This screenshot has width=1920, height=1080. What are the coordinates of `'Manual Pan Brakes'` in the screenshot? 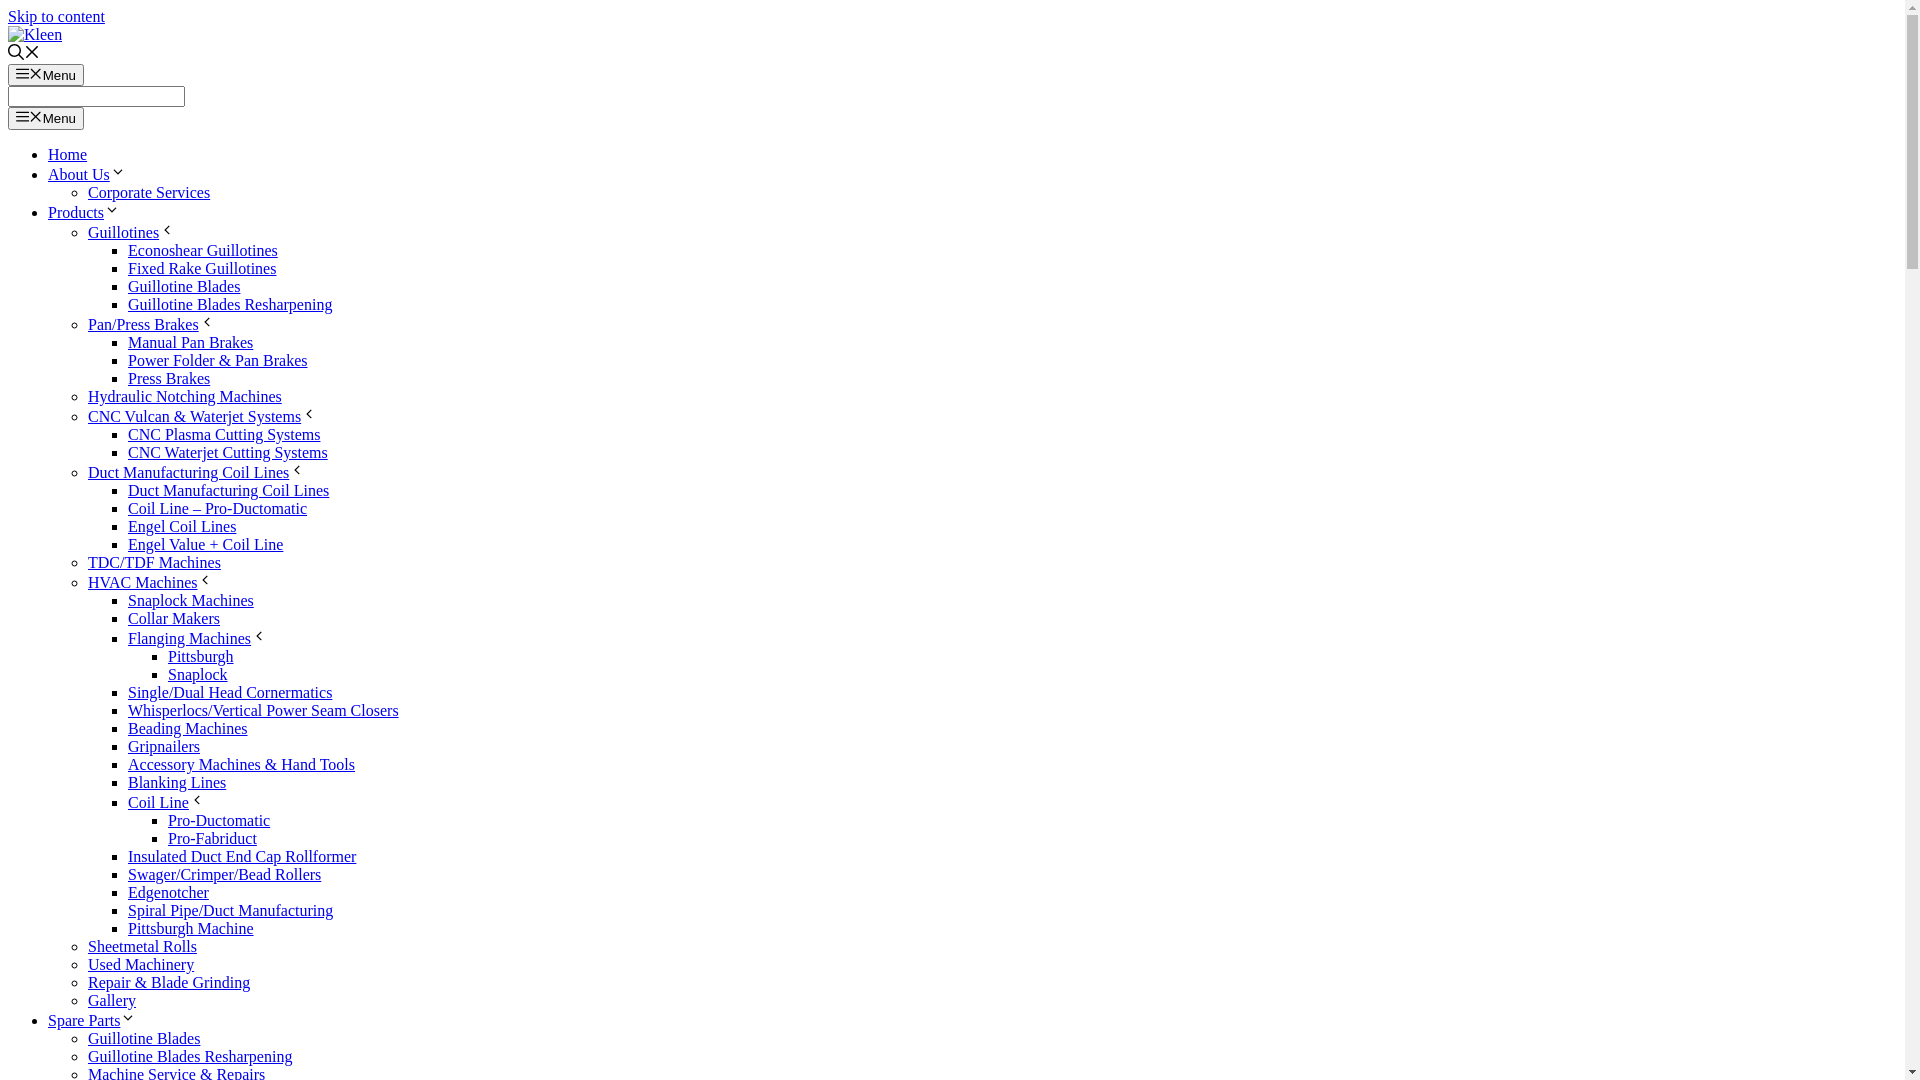 It's located at (190, 341).